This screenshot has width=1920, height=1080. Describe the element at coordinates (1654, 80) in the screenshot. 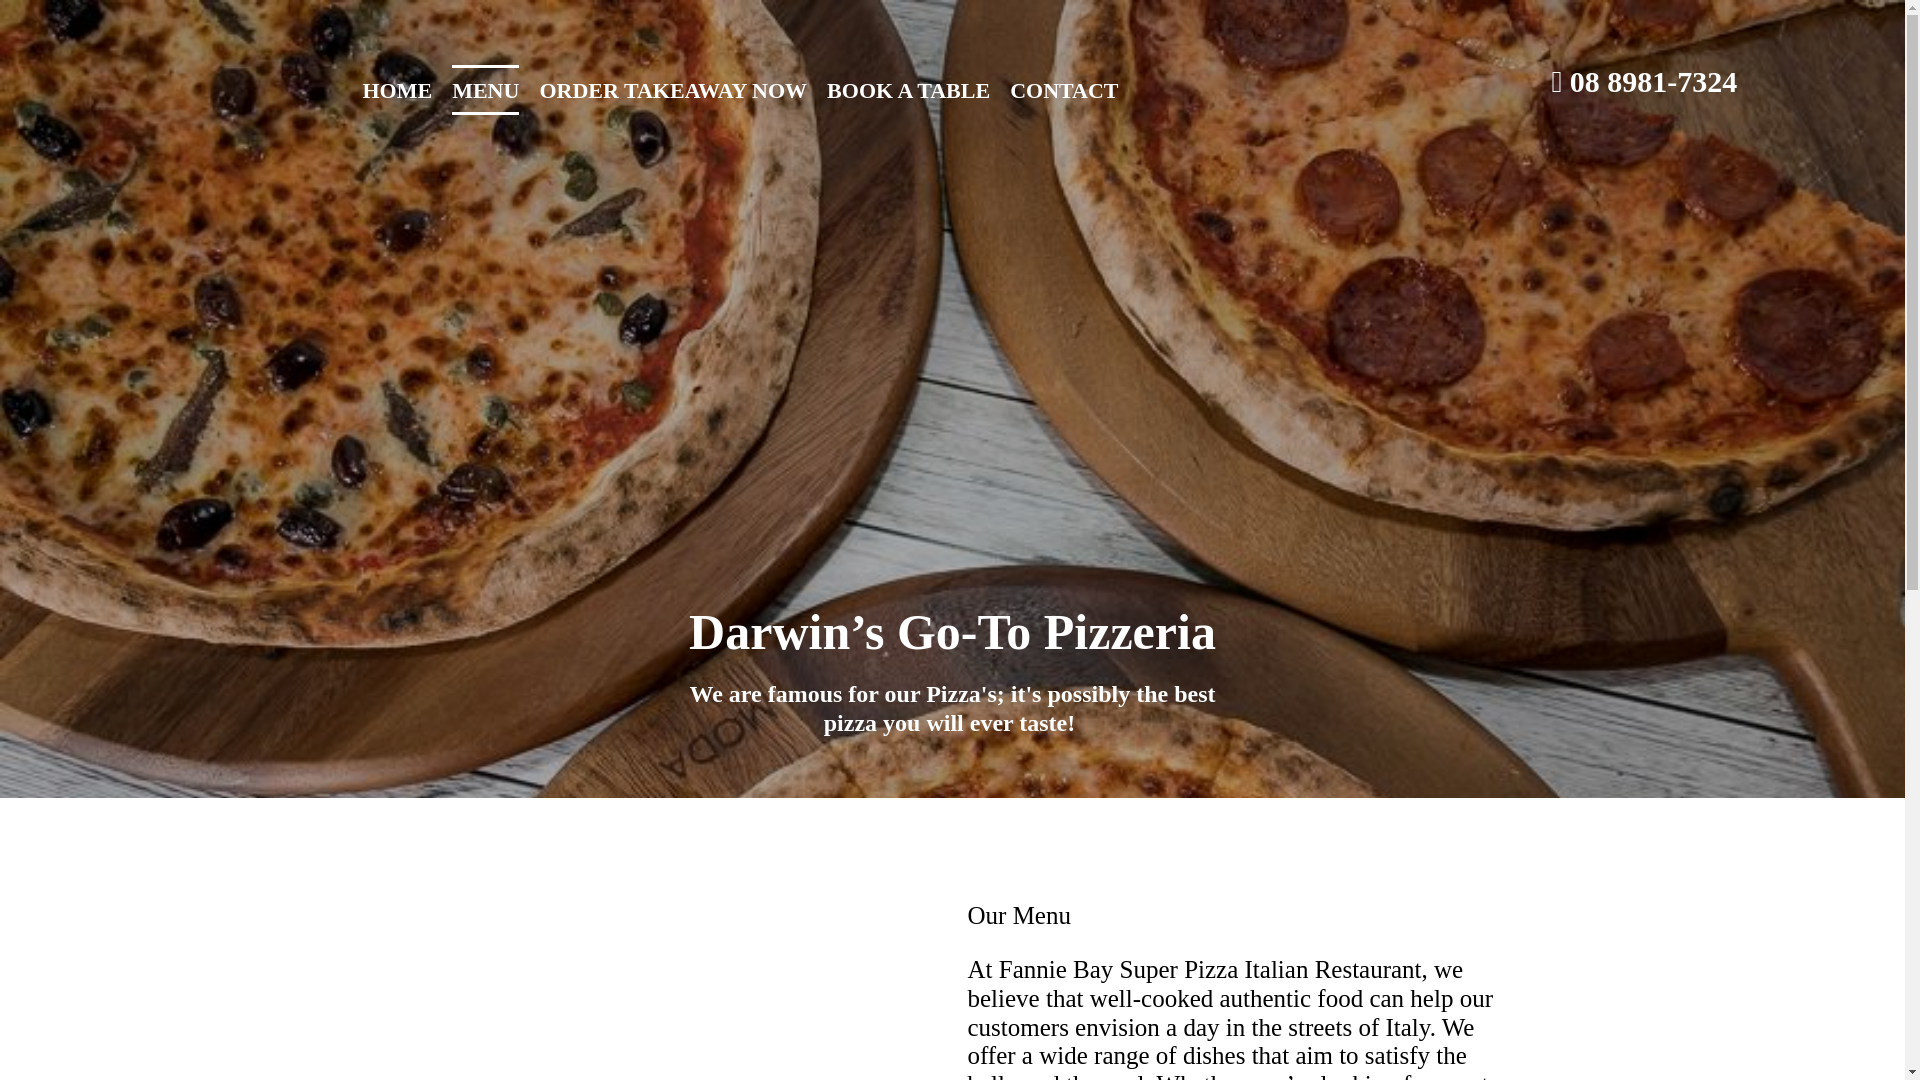

I see `'08 8981-7324'` at that location.